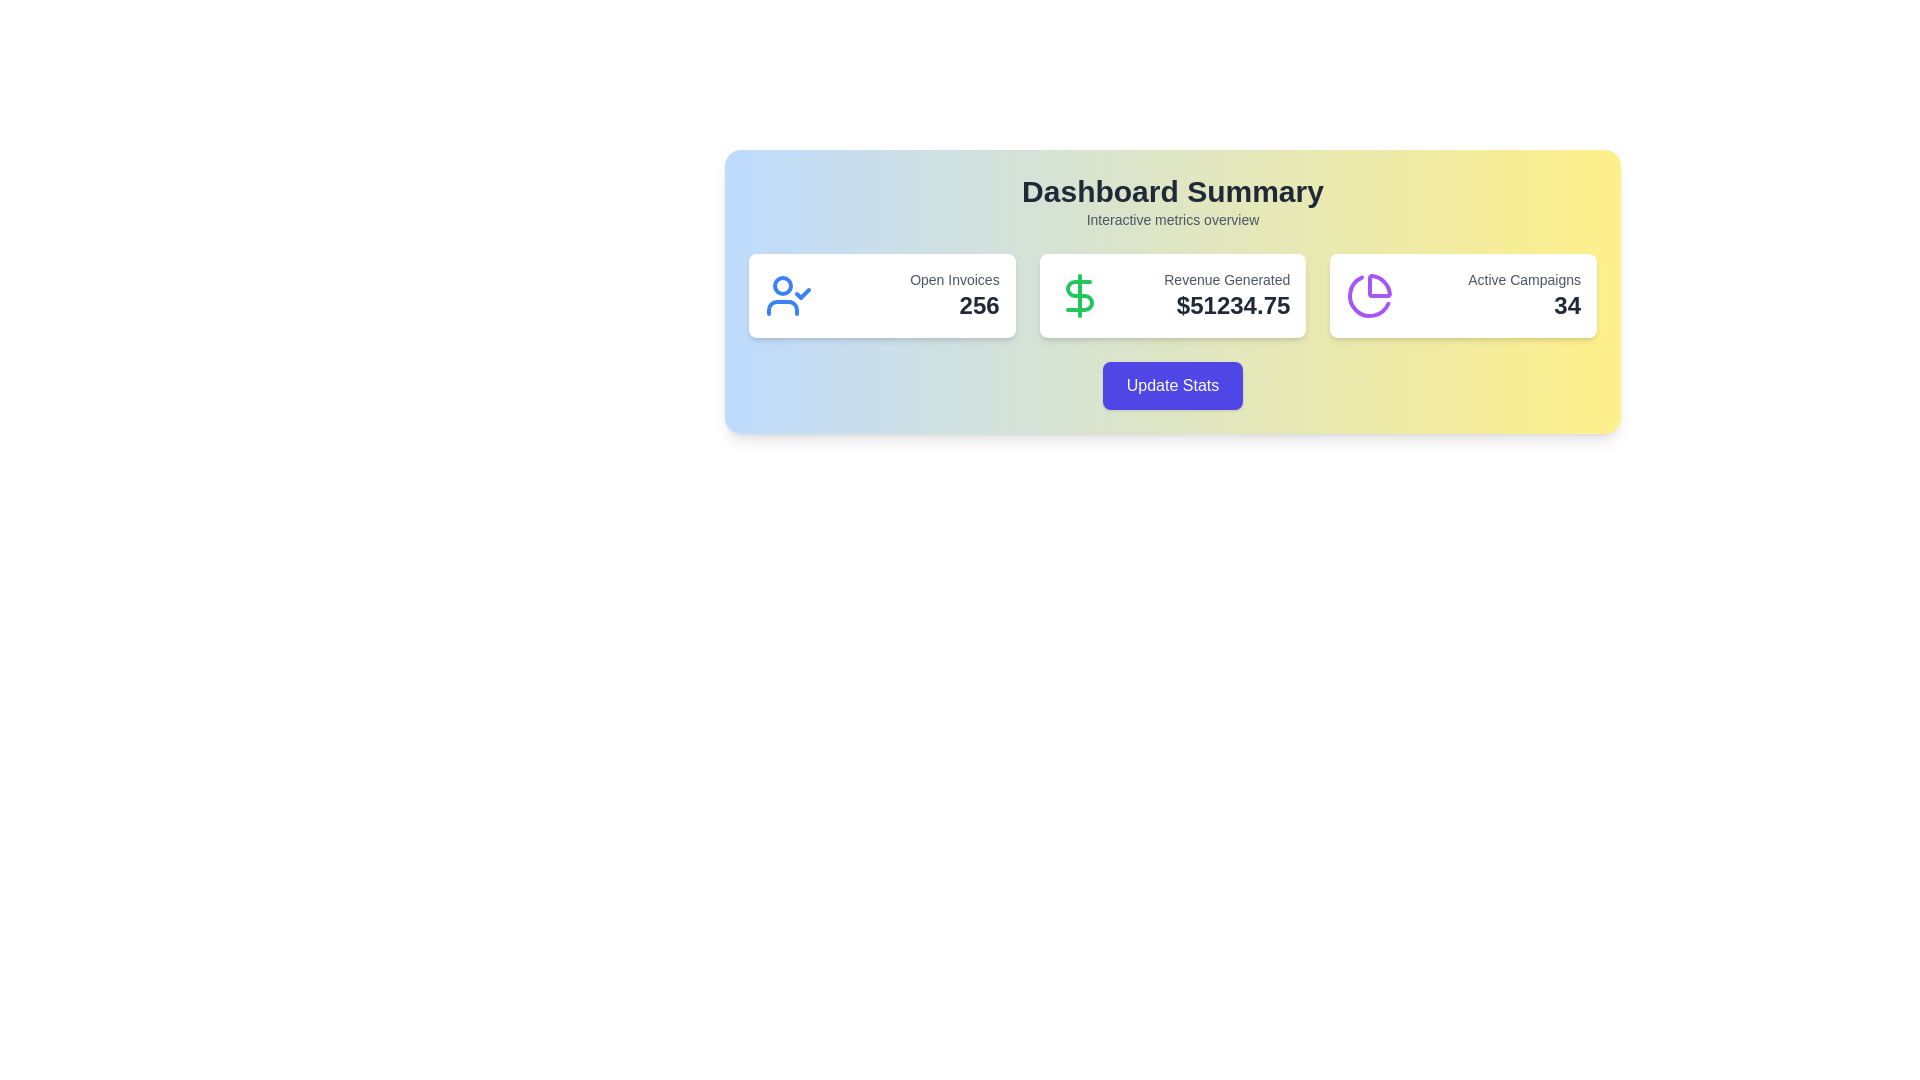  What do you see at coordinates (1369, 296) in the screenshot?
I see `purple pie chart icon located in the rightmost card of the dashboard, positioned to the left of the 'Active Campaigns' text and the number '34'` at bounding box center [1369, 296].